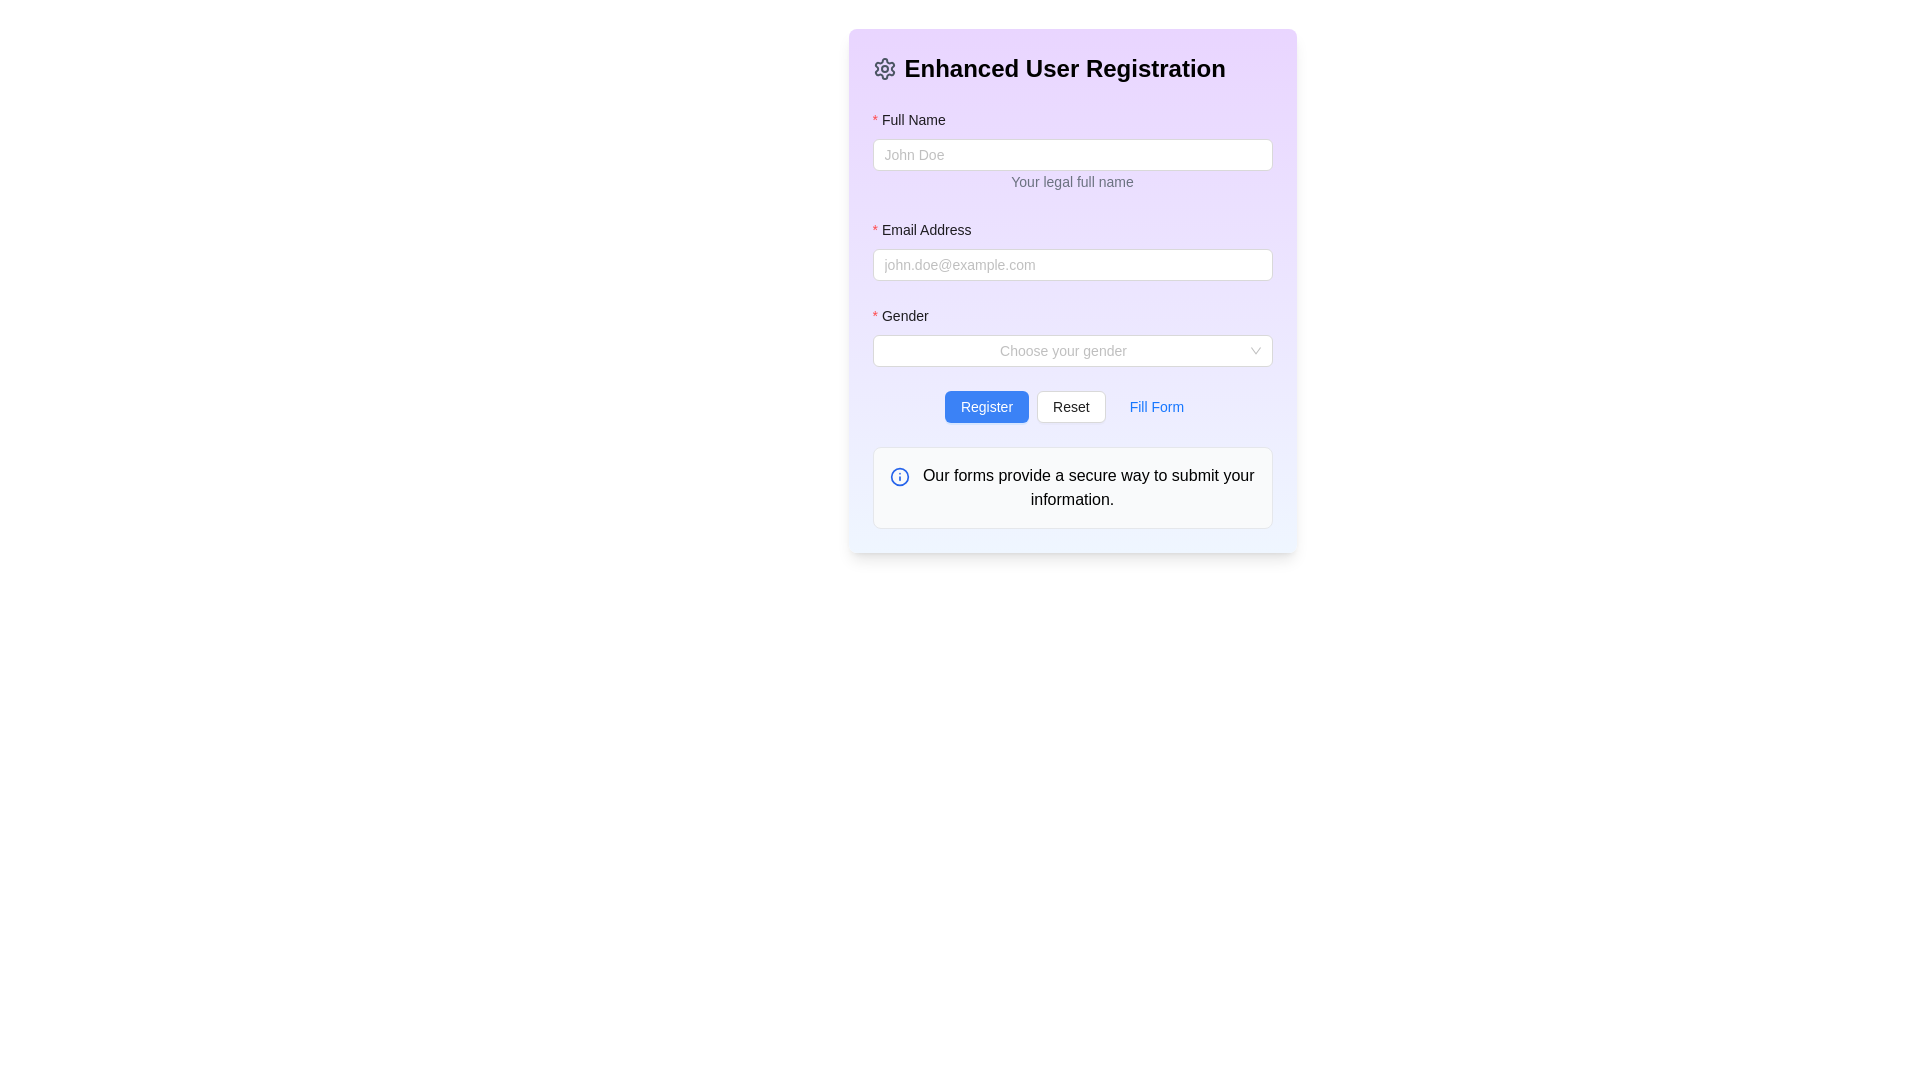  What do you see at coordinates (987, 406) in the screenshot?
I see `the blue 'Register' button located at the bottom of the registration form` at bounding box center [987, 406].